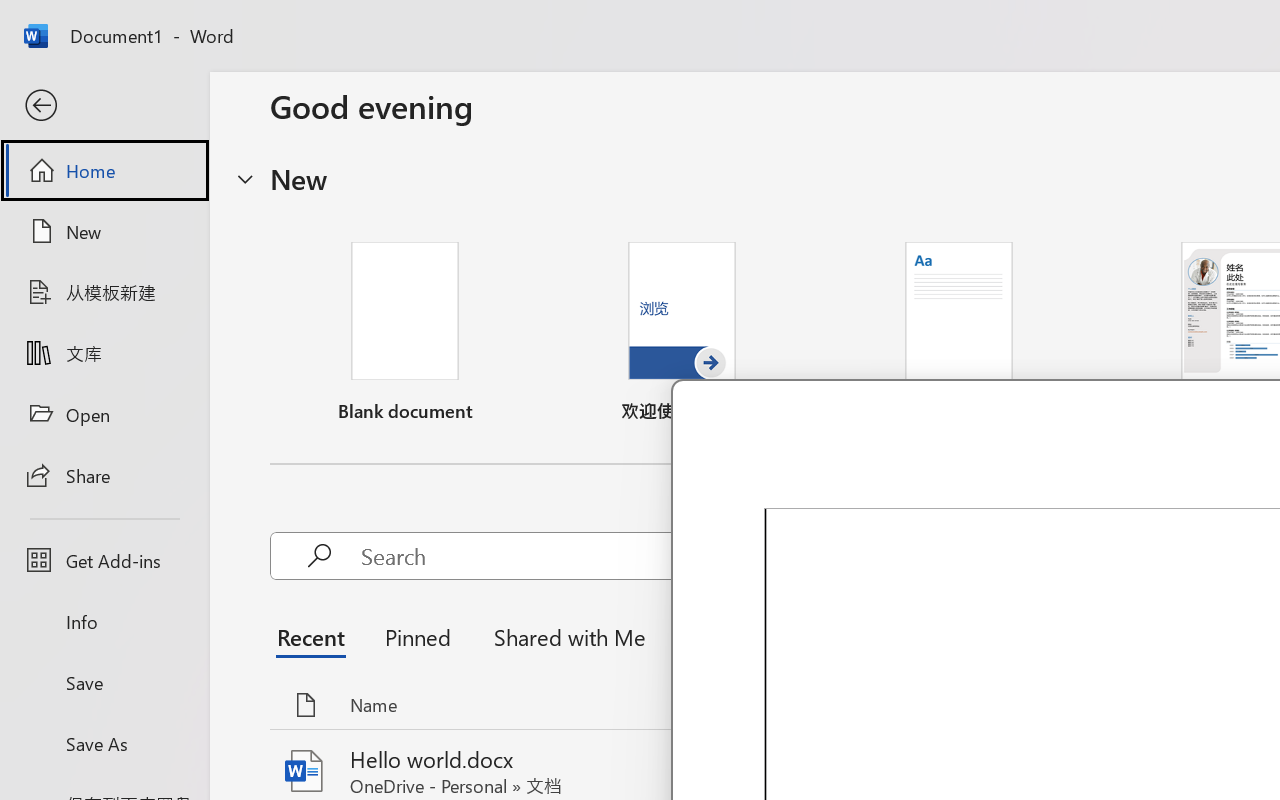 The image size is (1280, 800). I want to click on 'Get Add-ins', so click(103, 560).